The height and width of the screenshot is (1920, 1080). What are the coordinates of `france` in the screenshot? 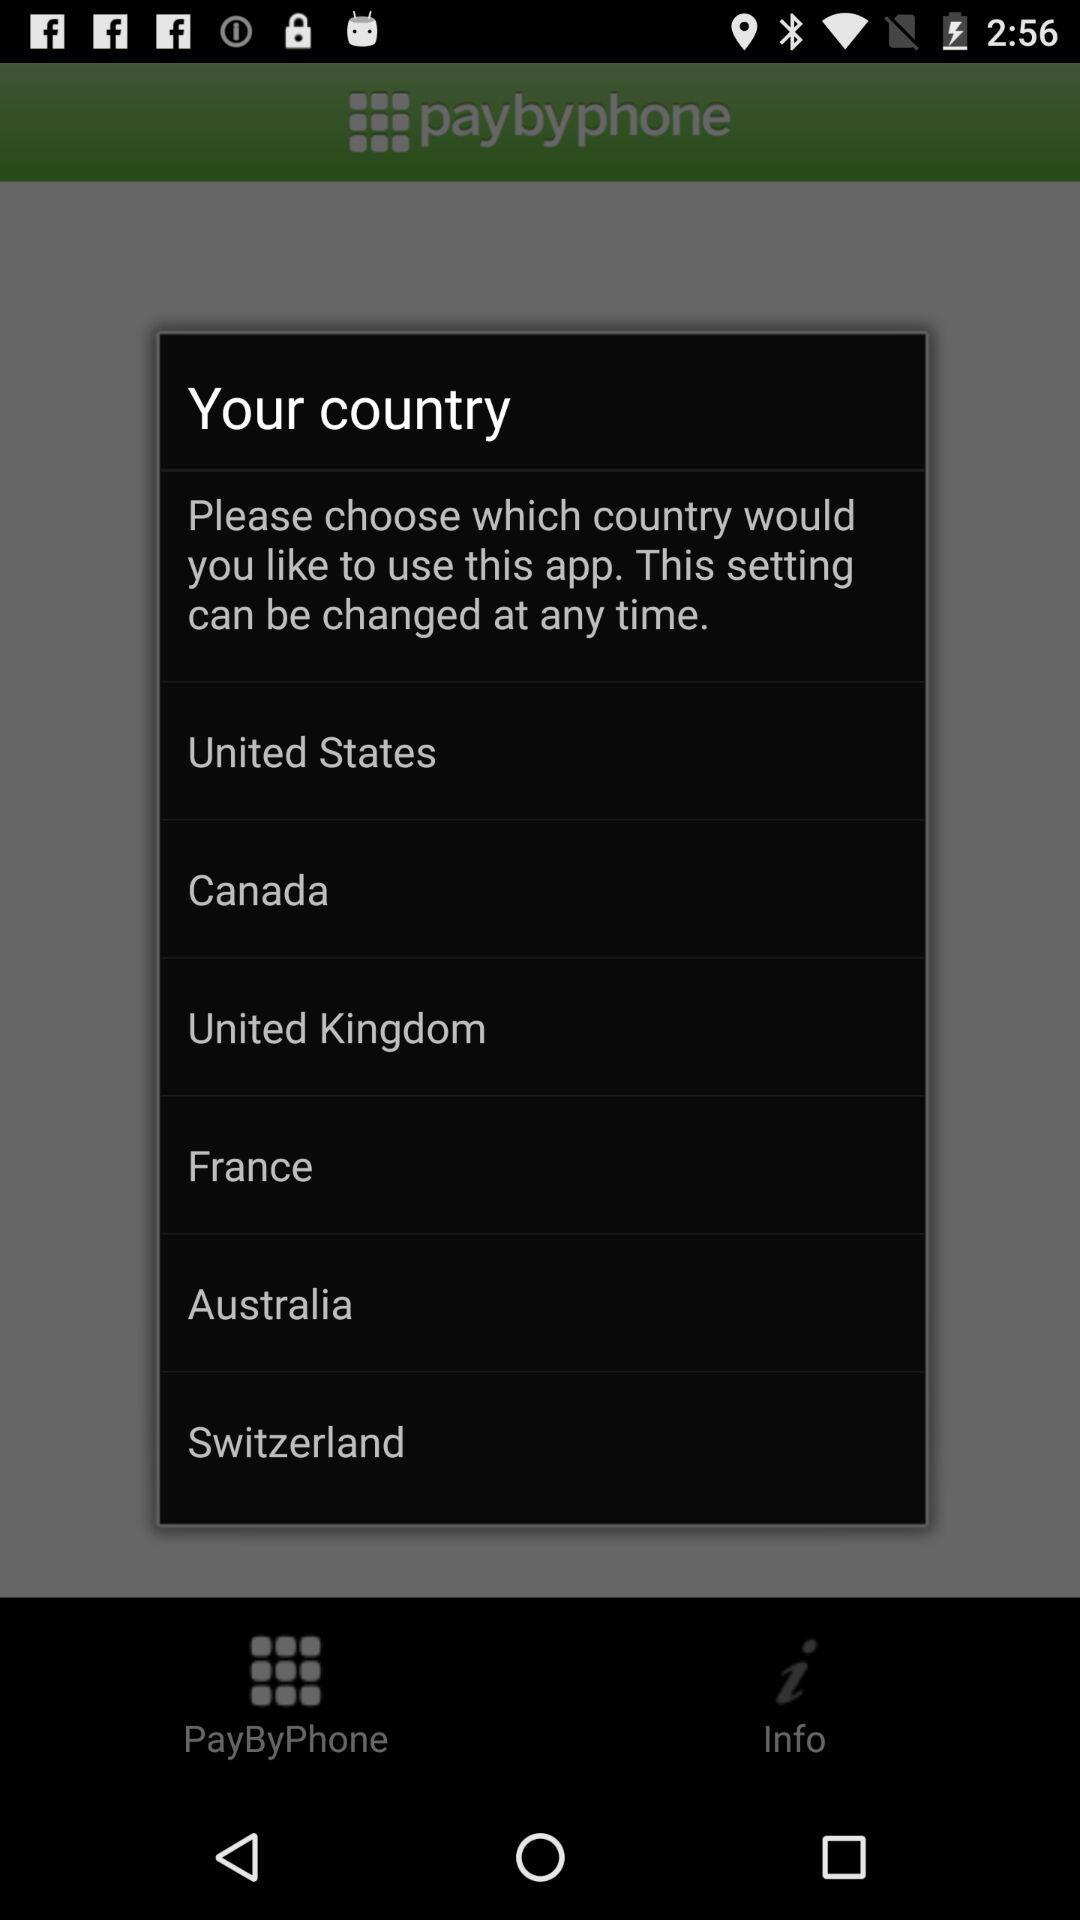 It's located at (542, 1164).